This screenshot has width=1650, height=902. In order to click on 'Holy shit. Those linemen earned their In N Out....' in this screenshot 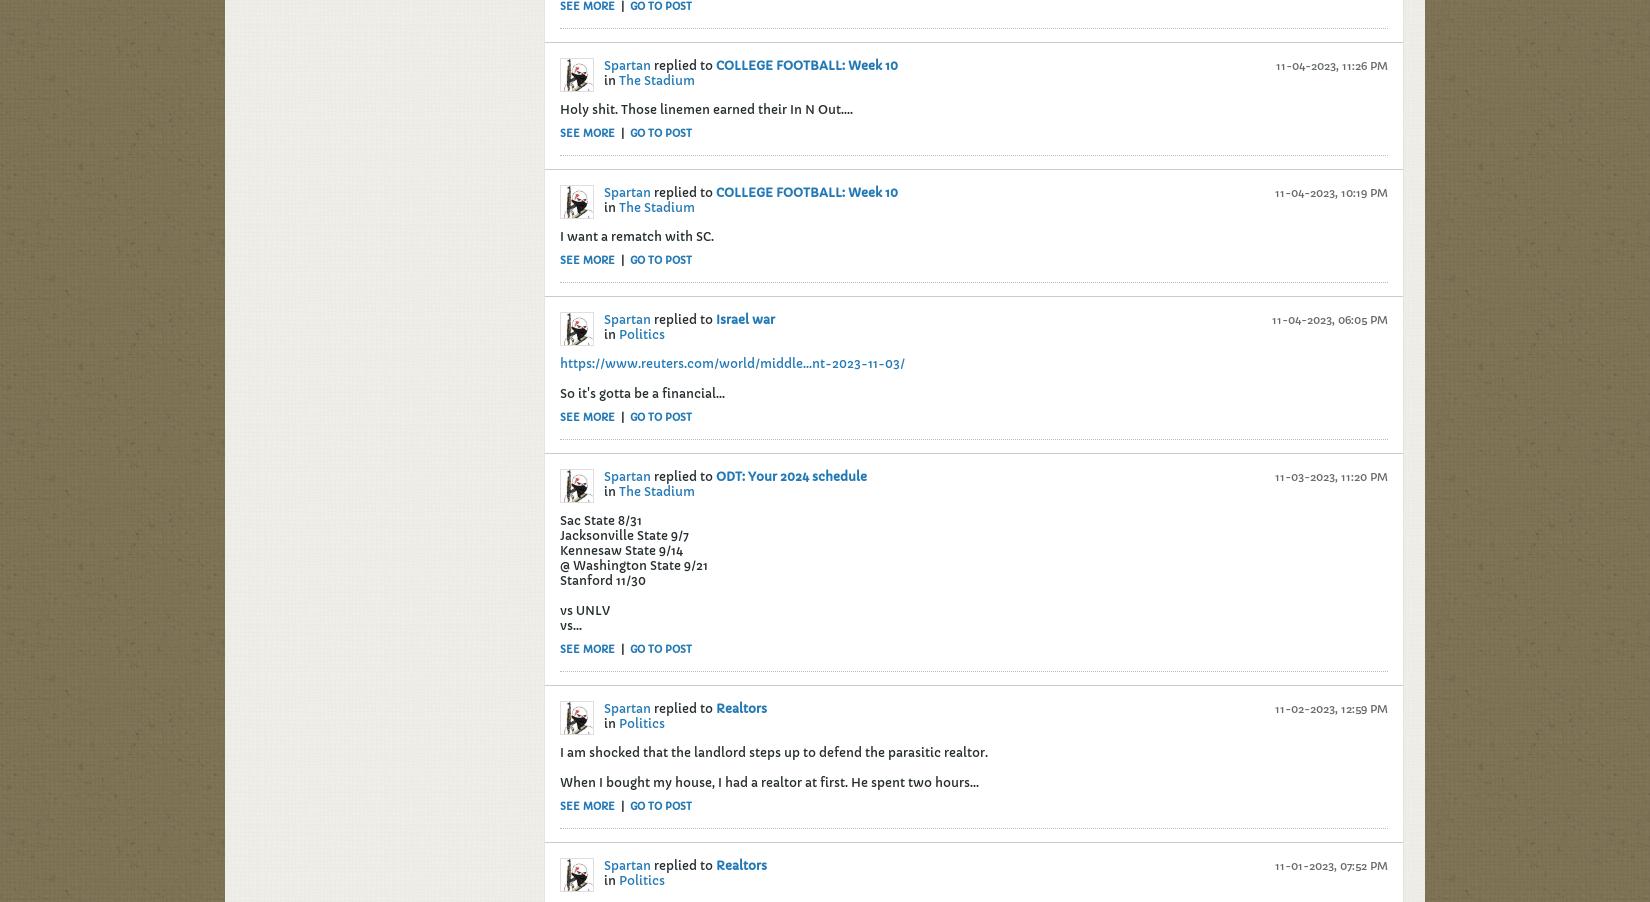, I will do `click(705, 108)`.